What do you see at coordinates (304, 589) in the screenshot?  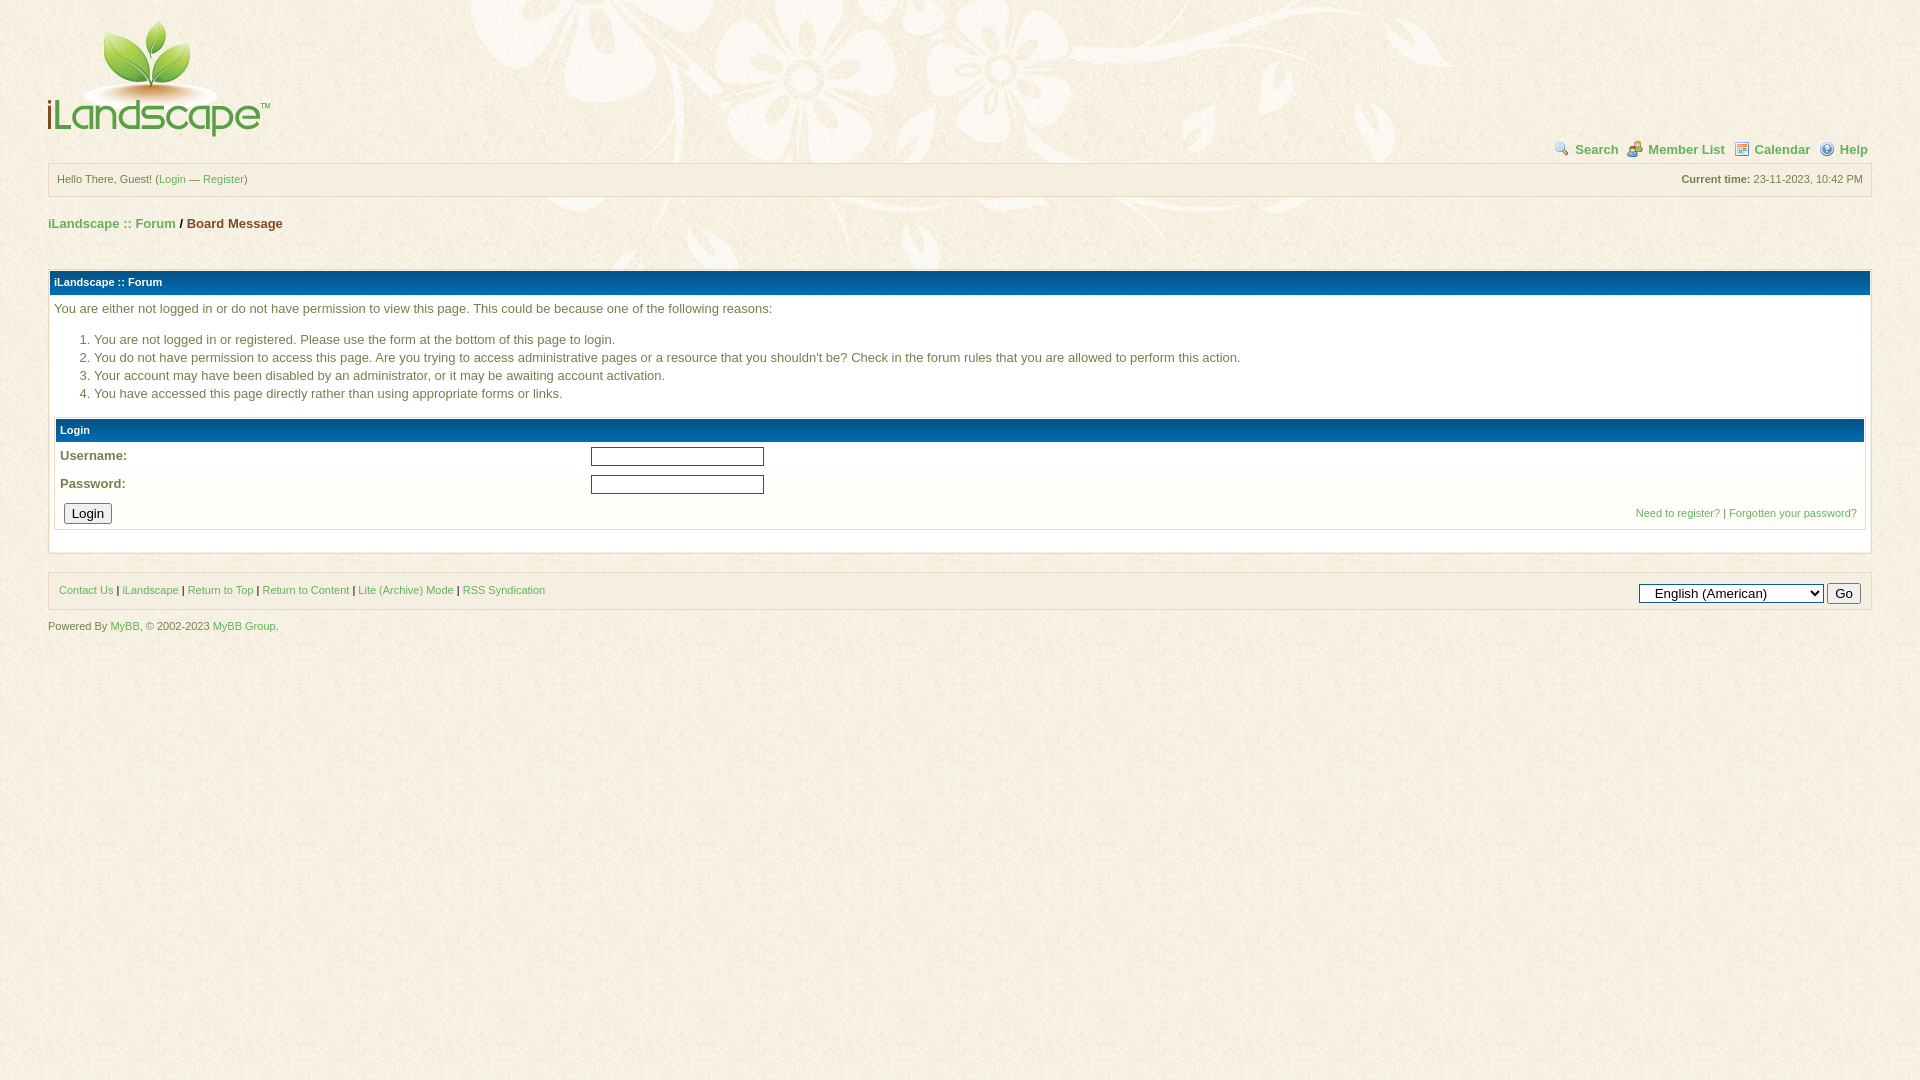 I see `'Return to Content'` at bounding box center [304, 589].